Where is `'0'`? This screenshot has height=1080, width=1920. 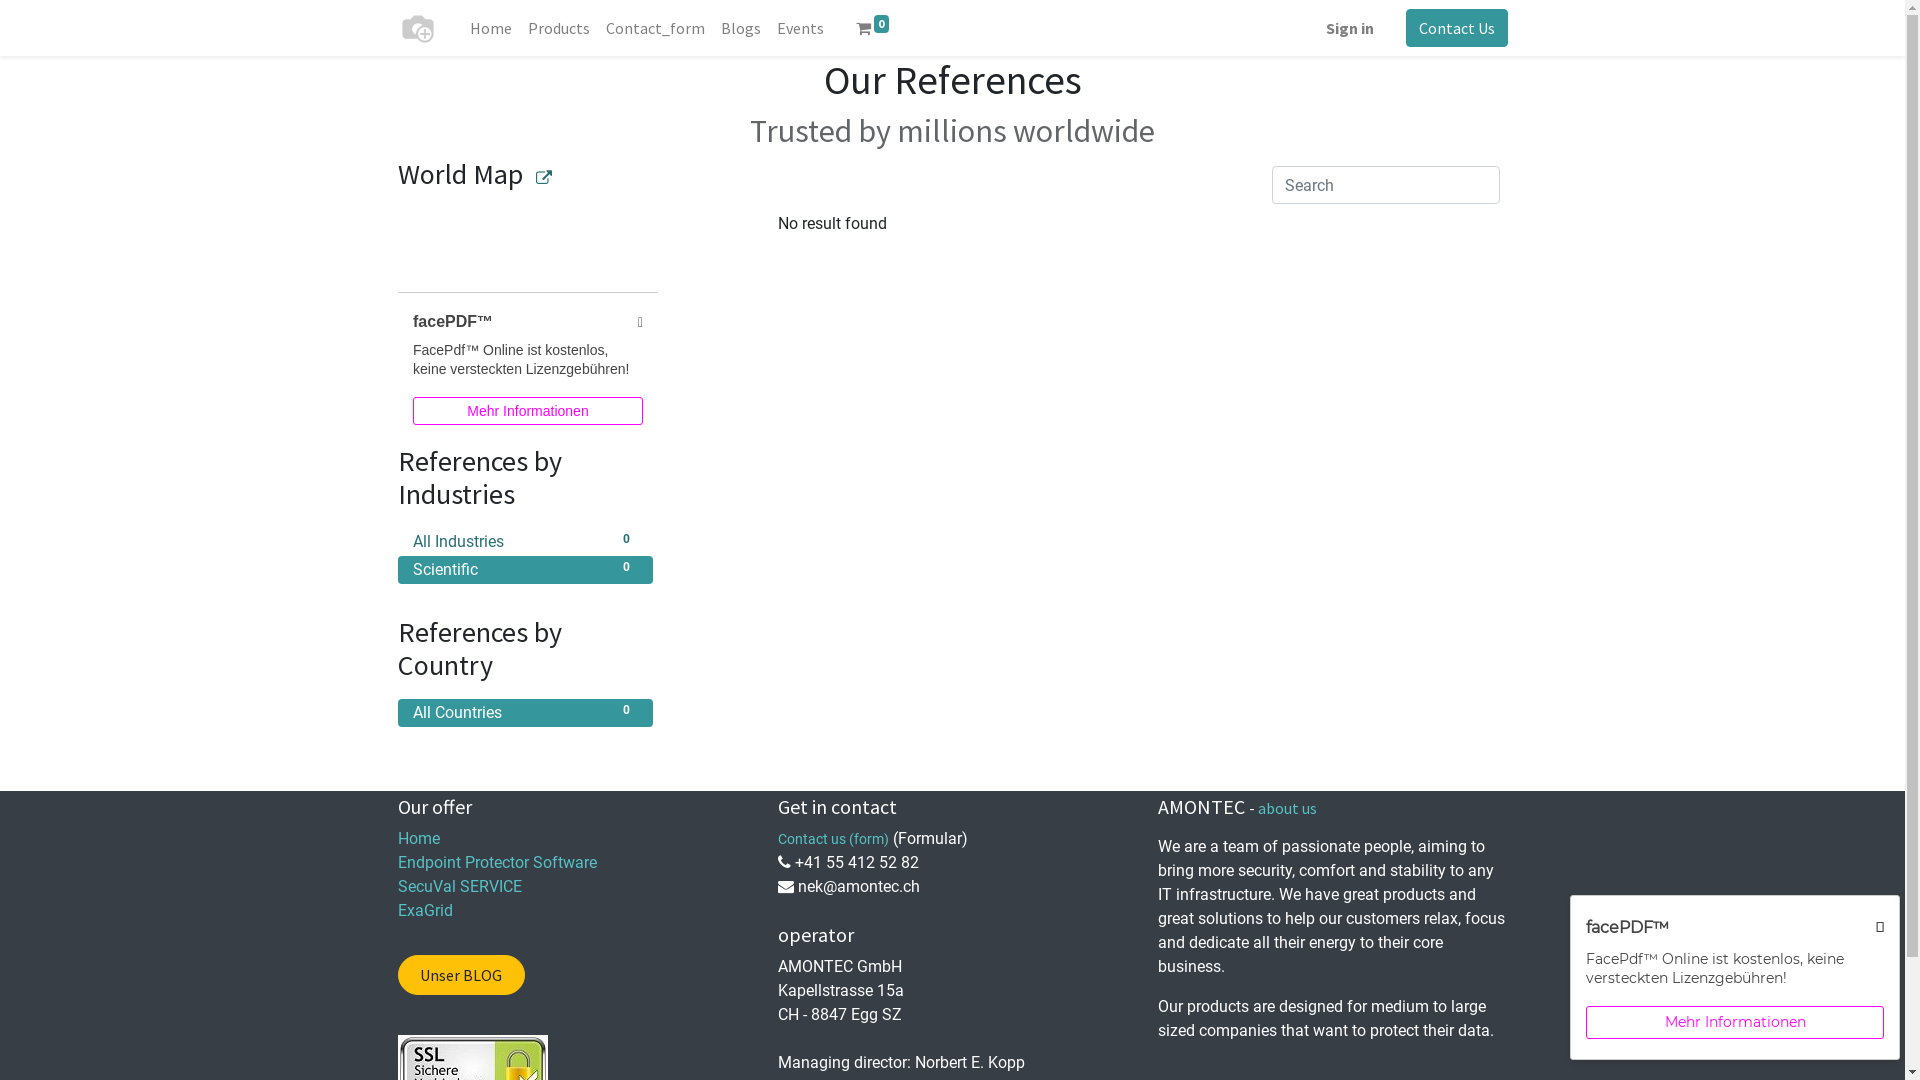 '0' is located at coordinates (873, 27).